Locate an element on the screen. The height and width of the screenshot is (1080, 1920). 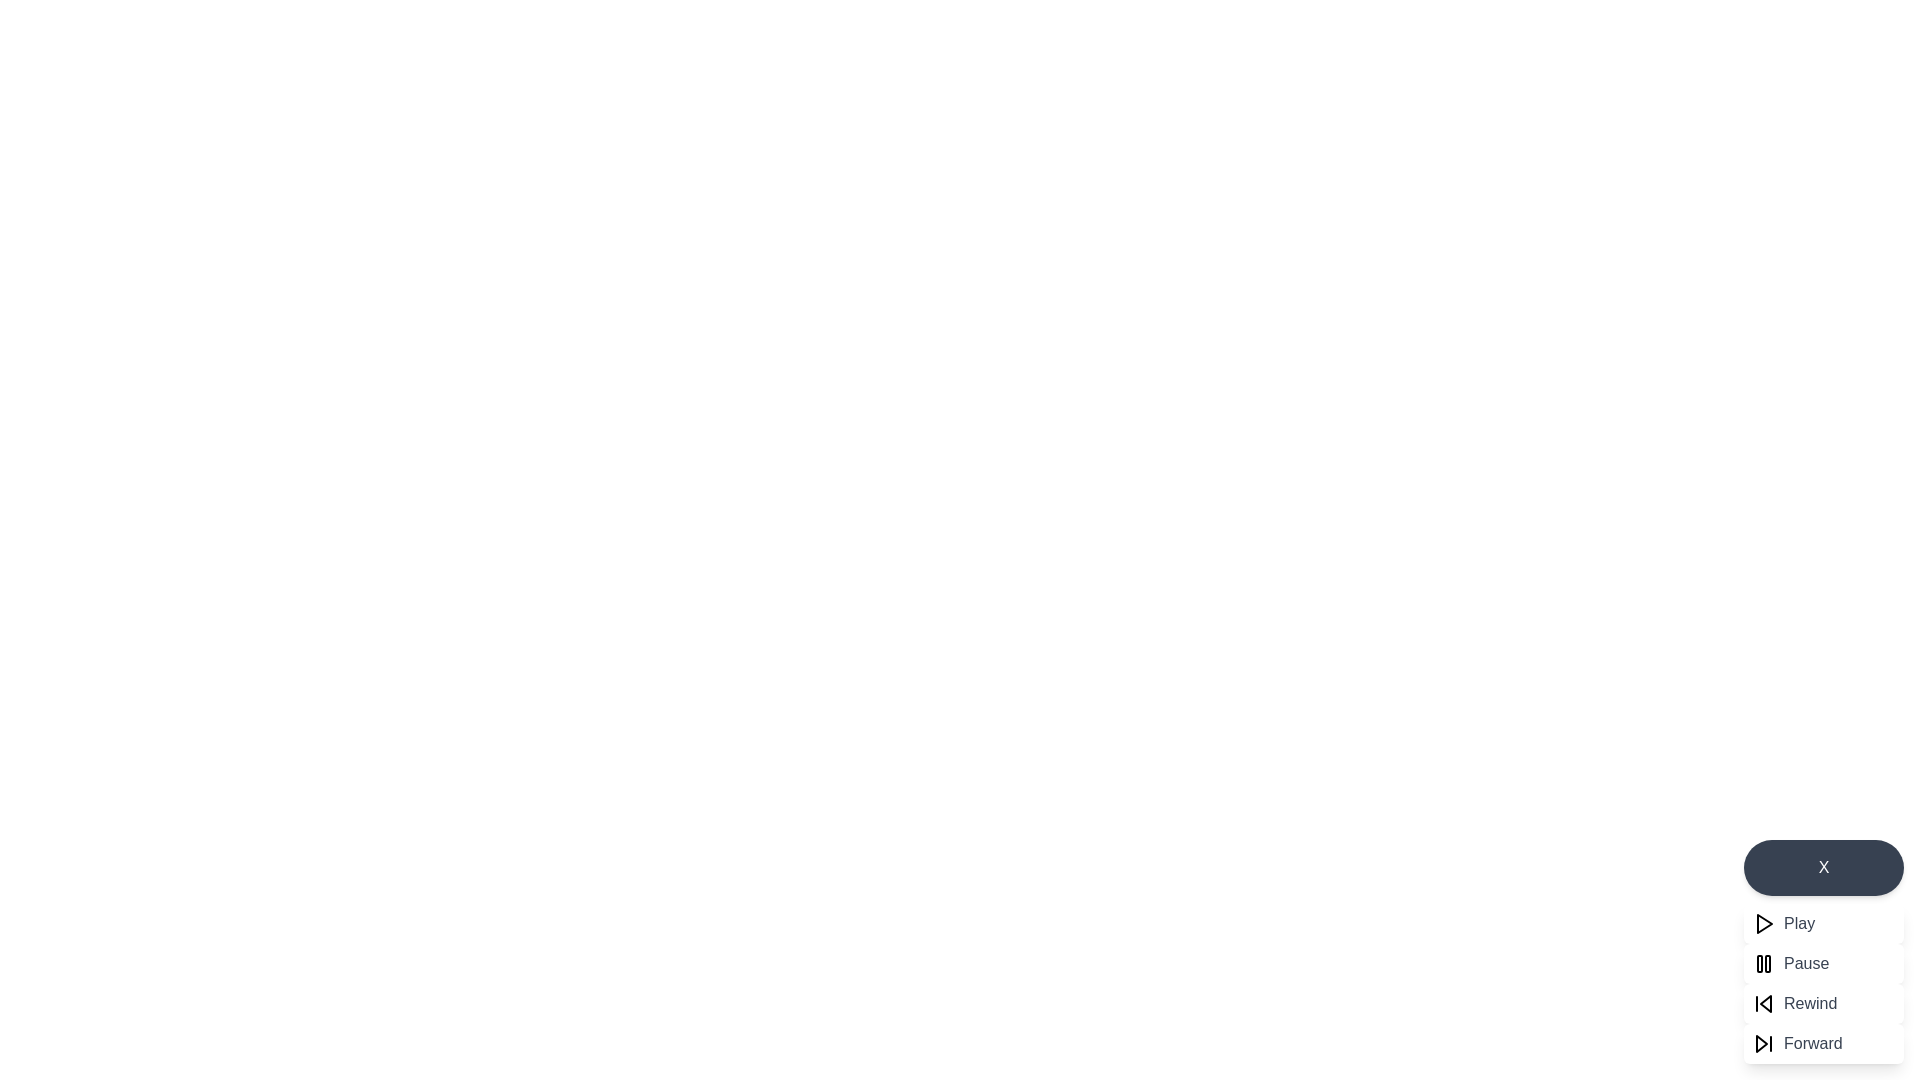
the circular button to toggle the menu state is located at coordinates (1824, 866).